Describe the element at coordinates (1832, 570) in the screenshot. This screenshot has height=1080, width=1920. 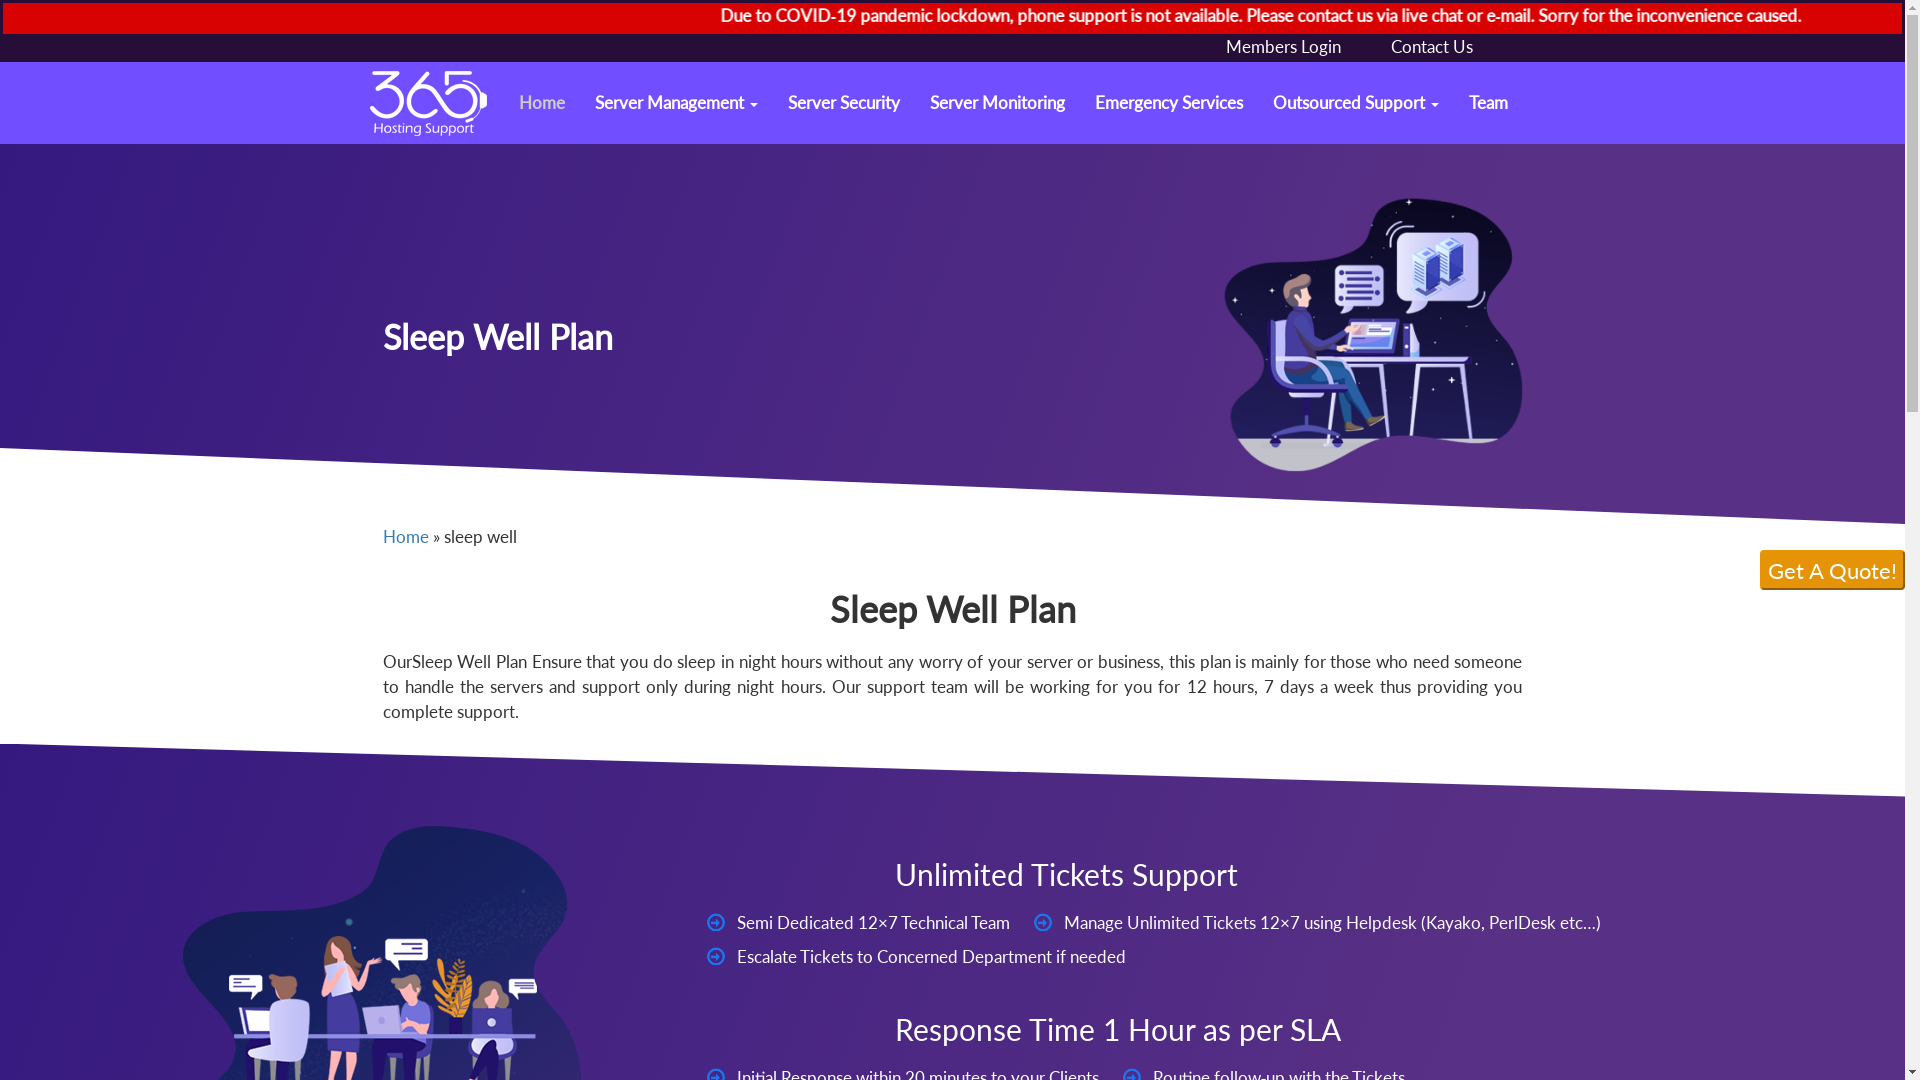
I see `'Get A Quote!'` at that location.